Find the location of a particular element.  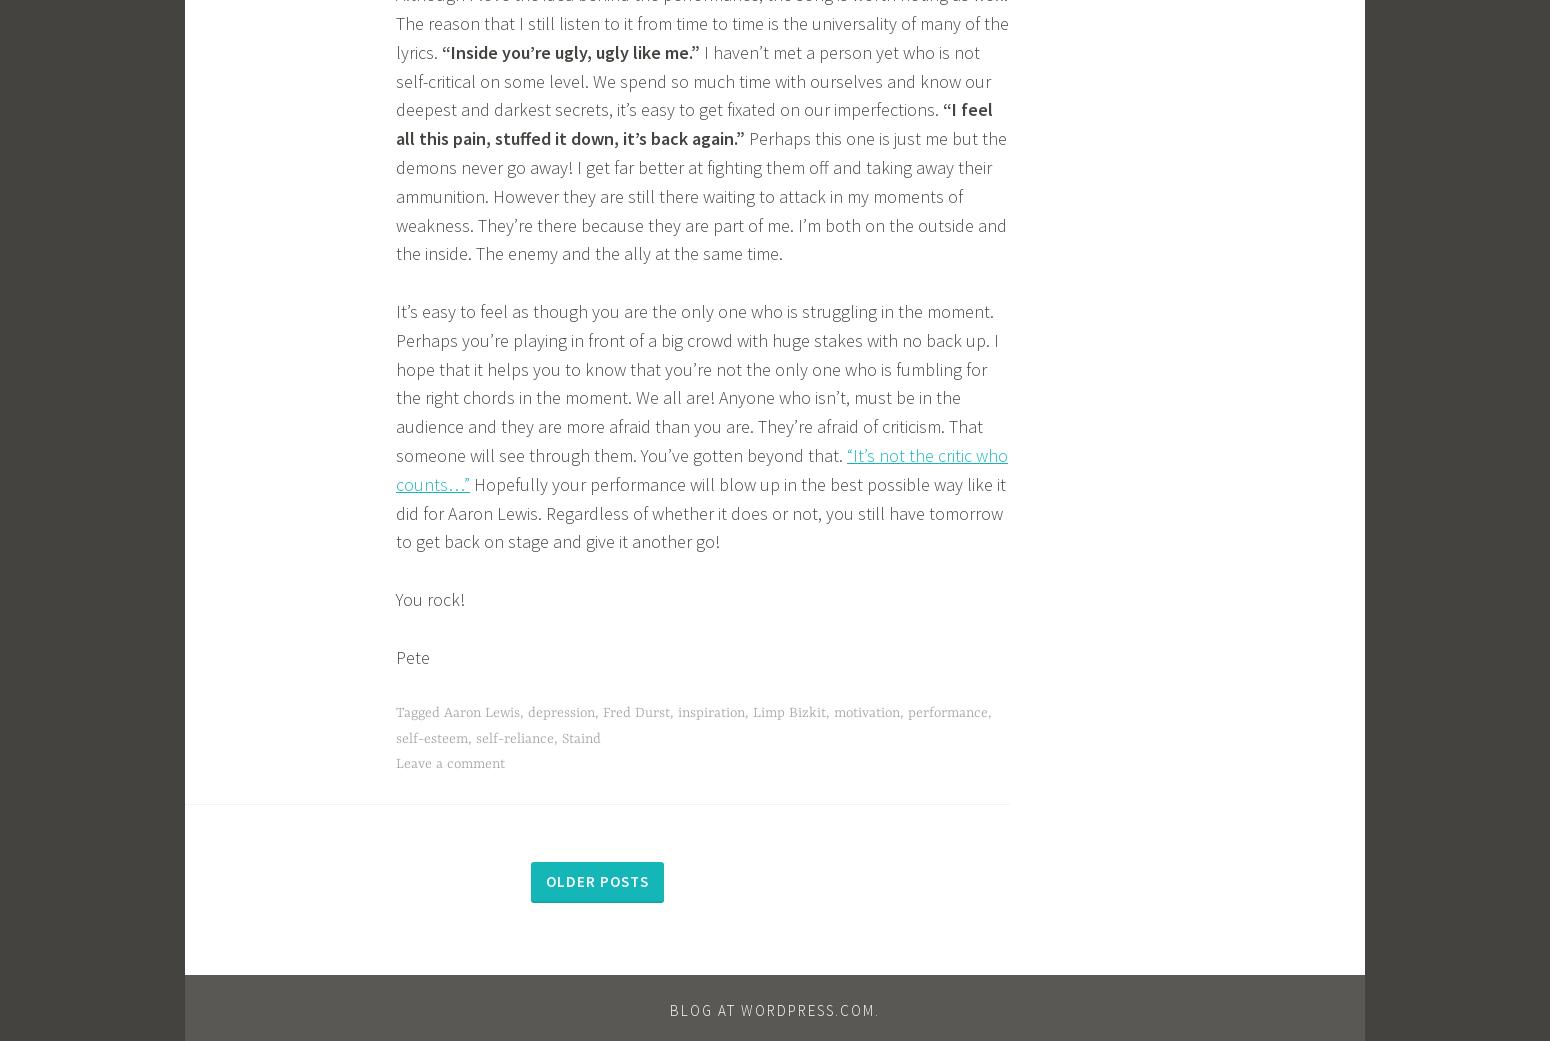

'“It’s not the critic who counts…”' is located at coordinates (396, 468).